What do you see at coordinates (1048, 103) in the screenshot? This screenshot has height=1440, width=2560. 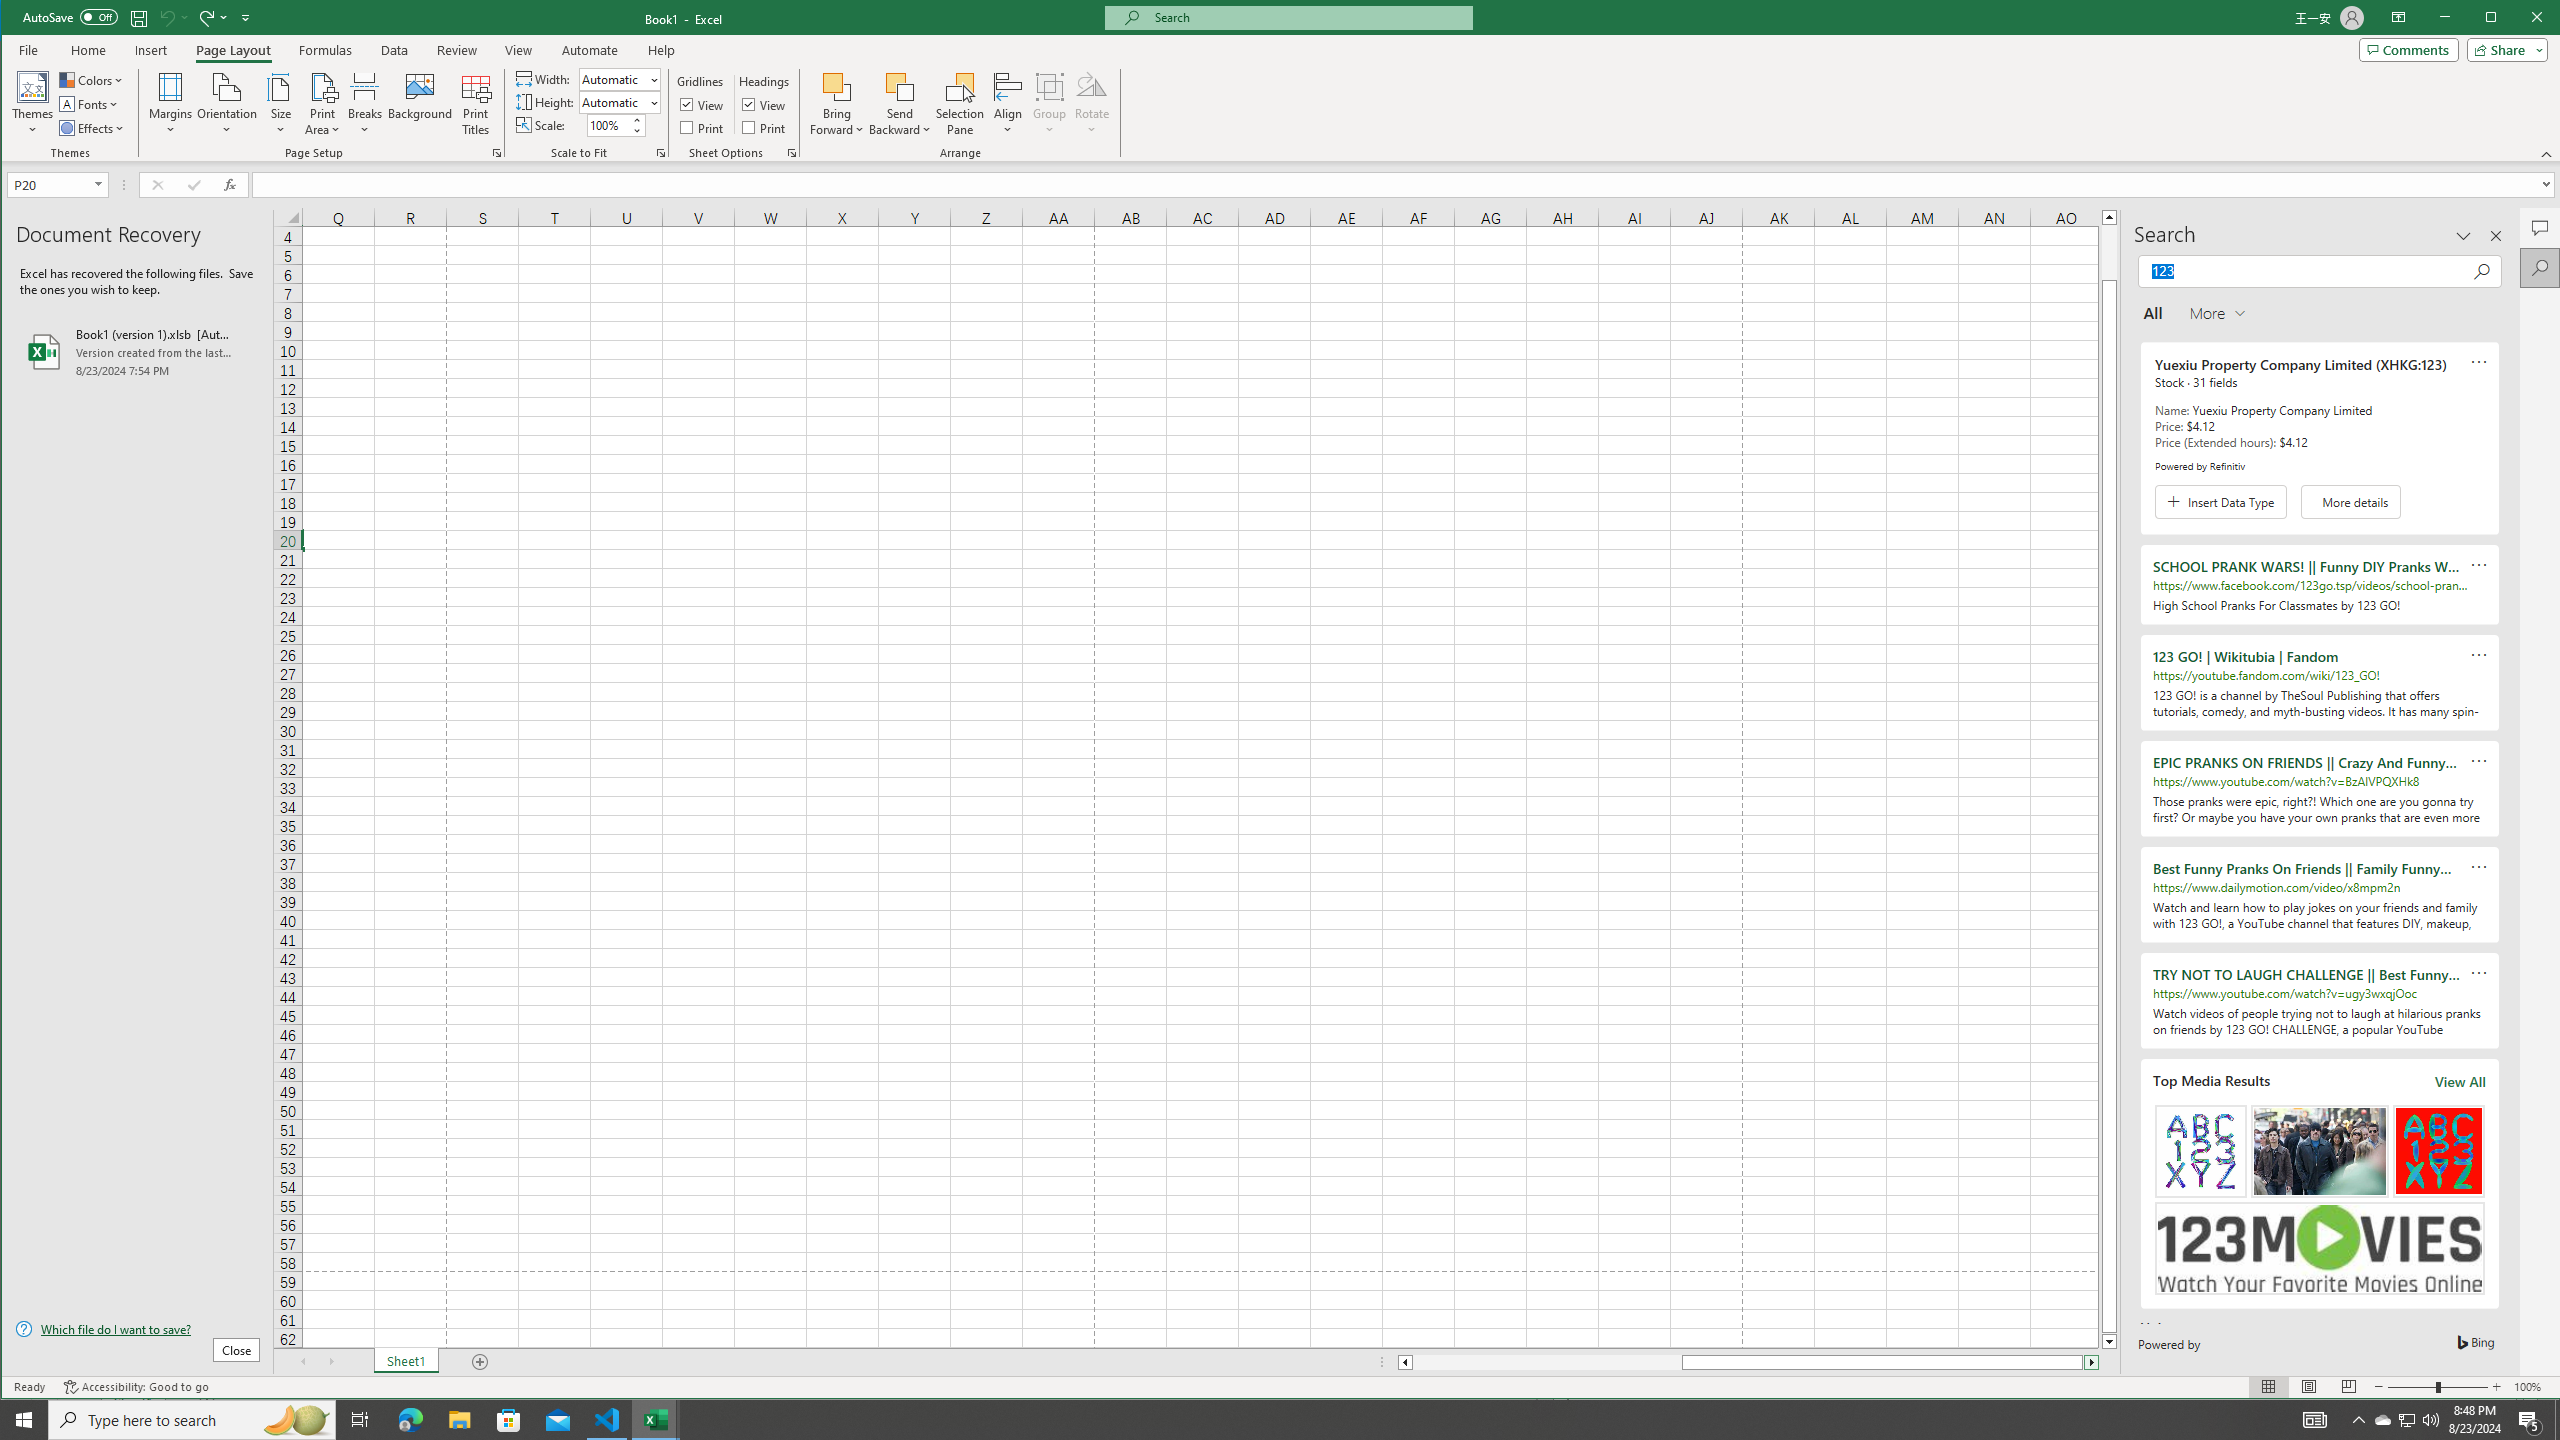 I see `'Group'` at bounding box center [1048, 103].